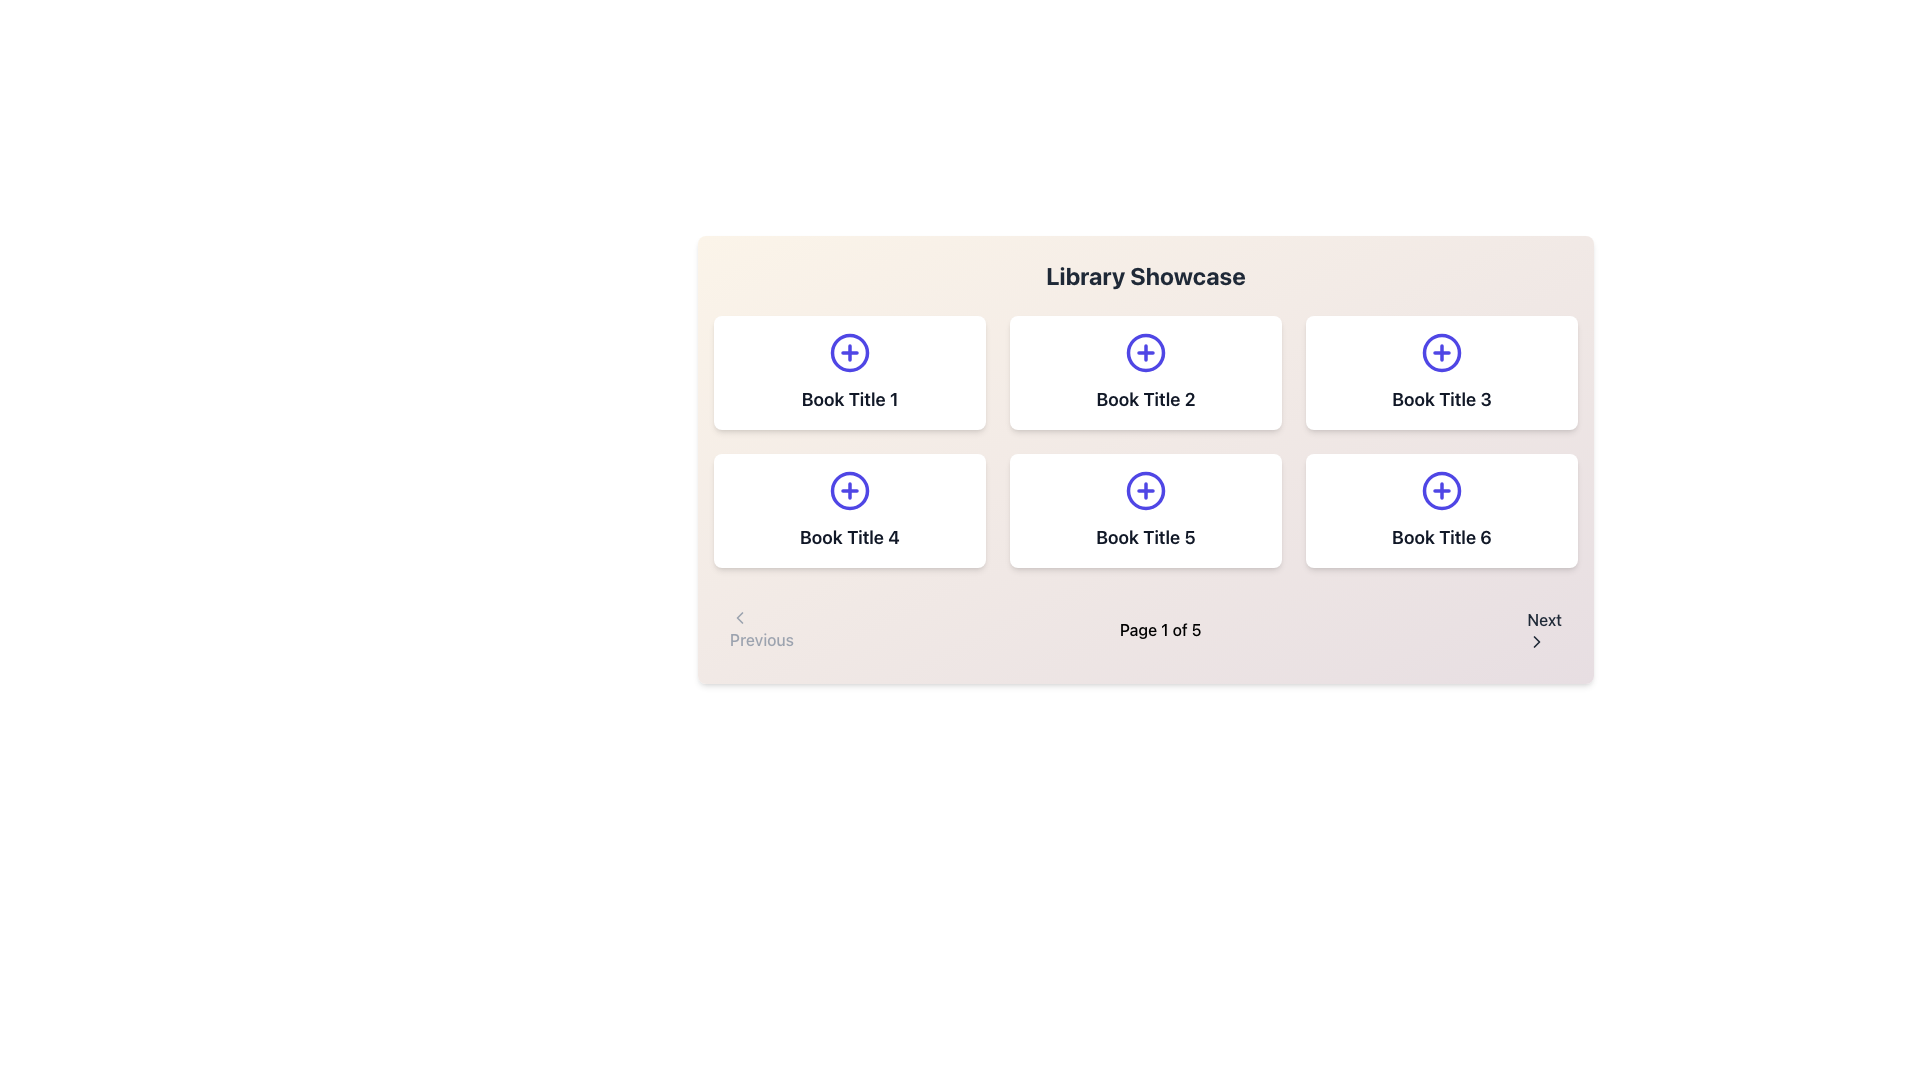 This screenshot has height=1080, width=1920. I want to click on the circular button with a plus sign, located in the rightmost column of the top row of icons in the 'Library Showcase' grid to initiate its action, so click(1441, 352).